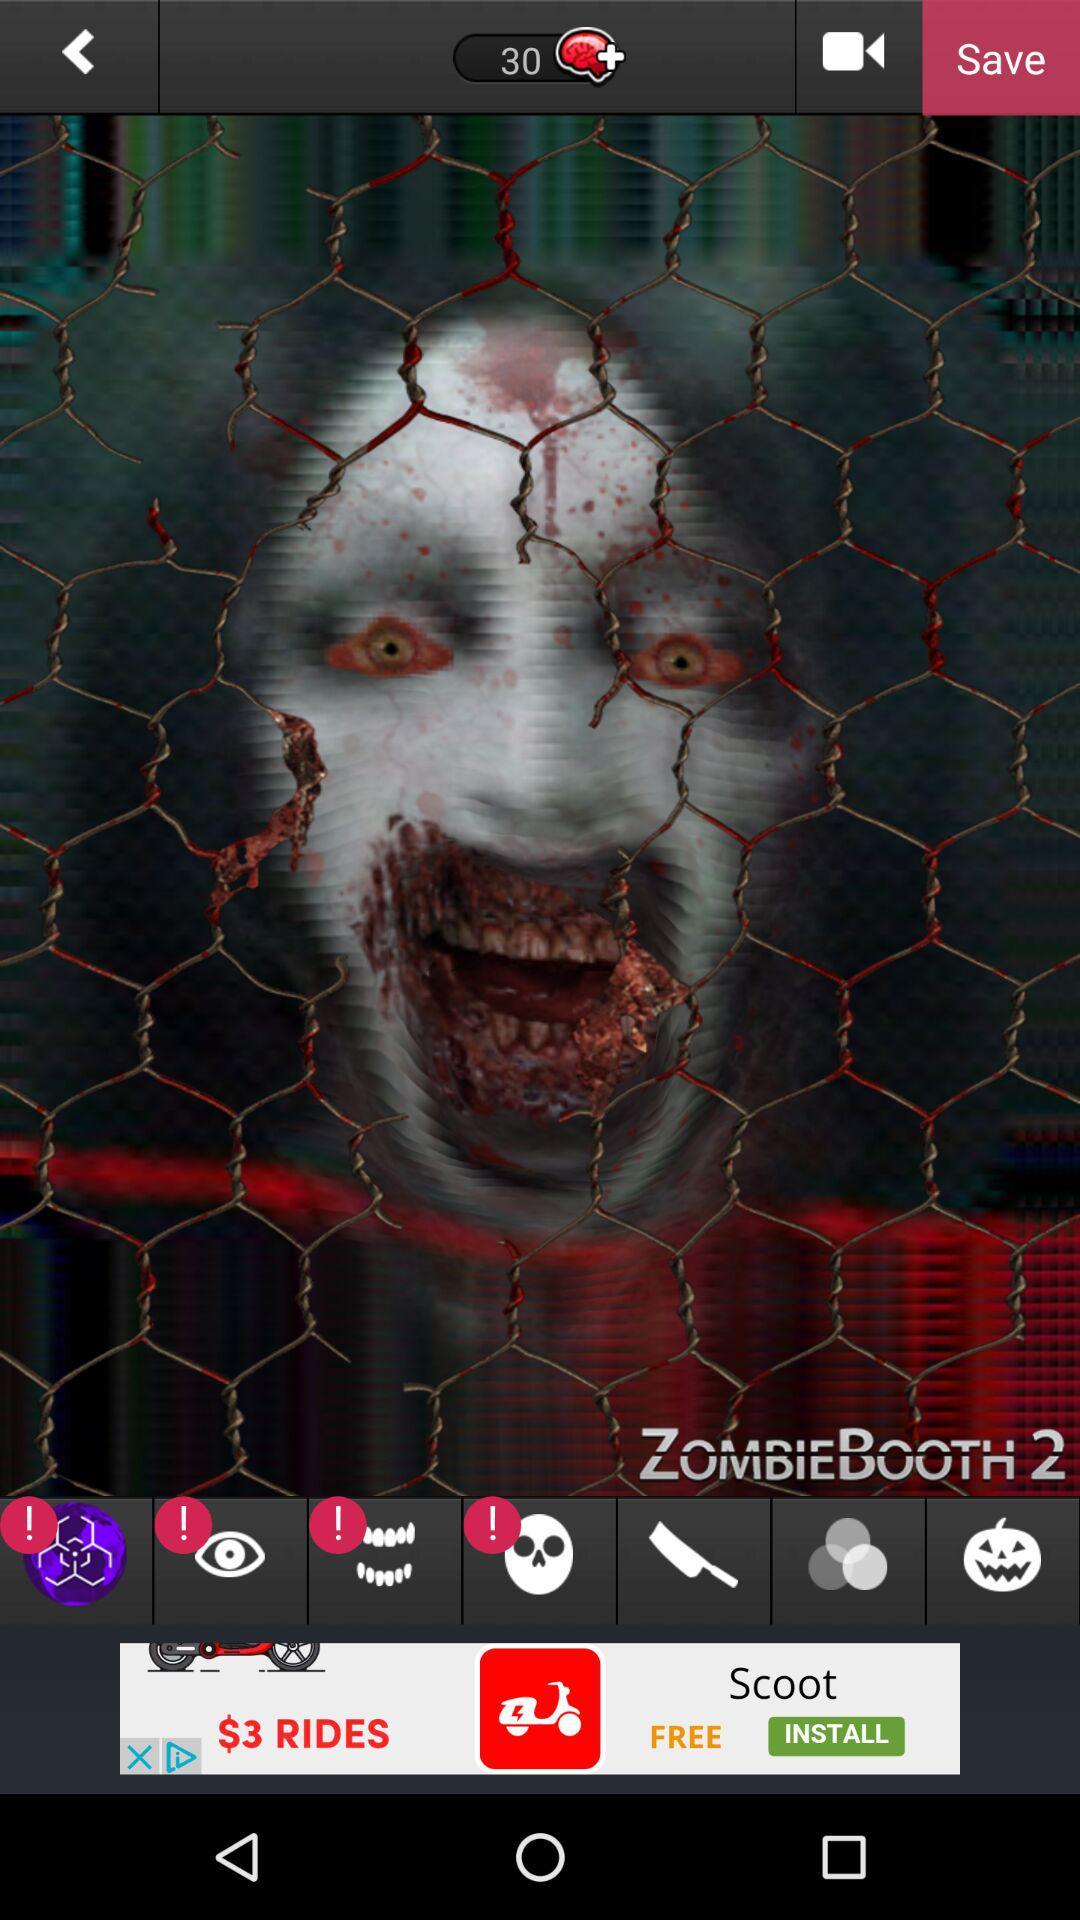  Describe the element at coordinates (229, 1559) in the screenshot. I see `blink option` at that location.